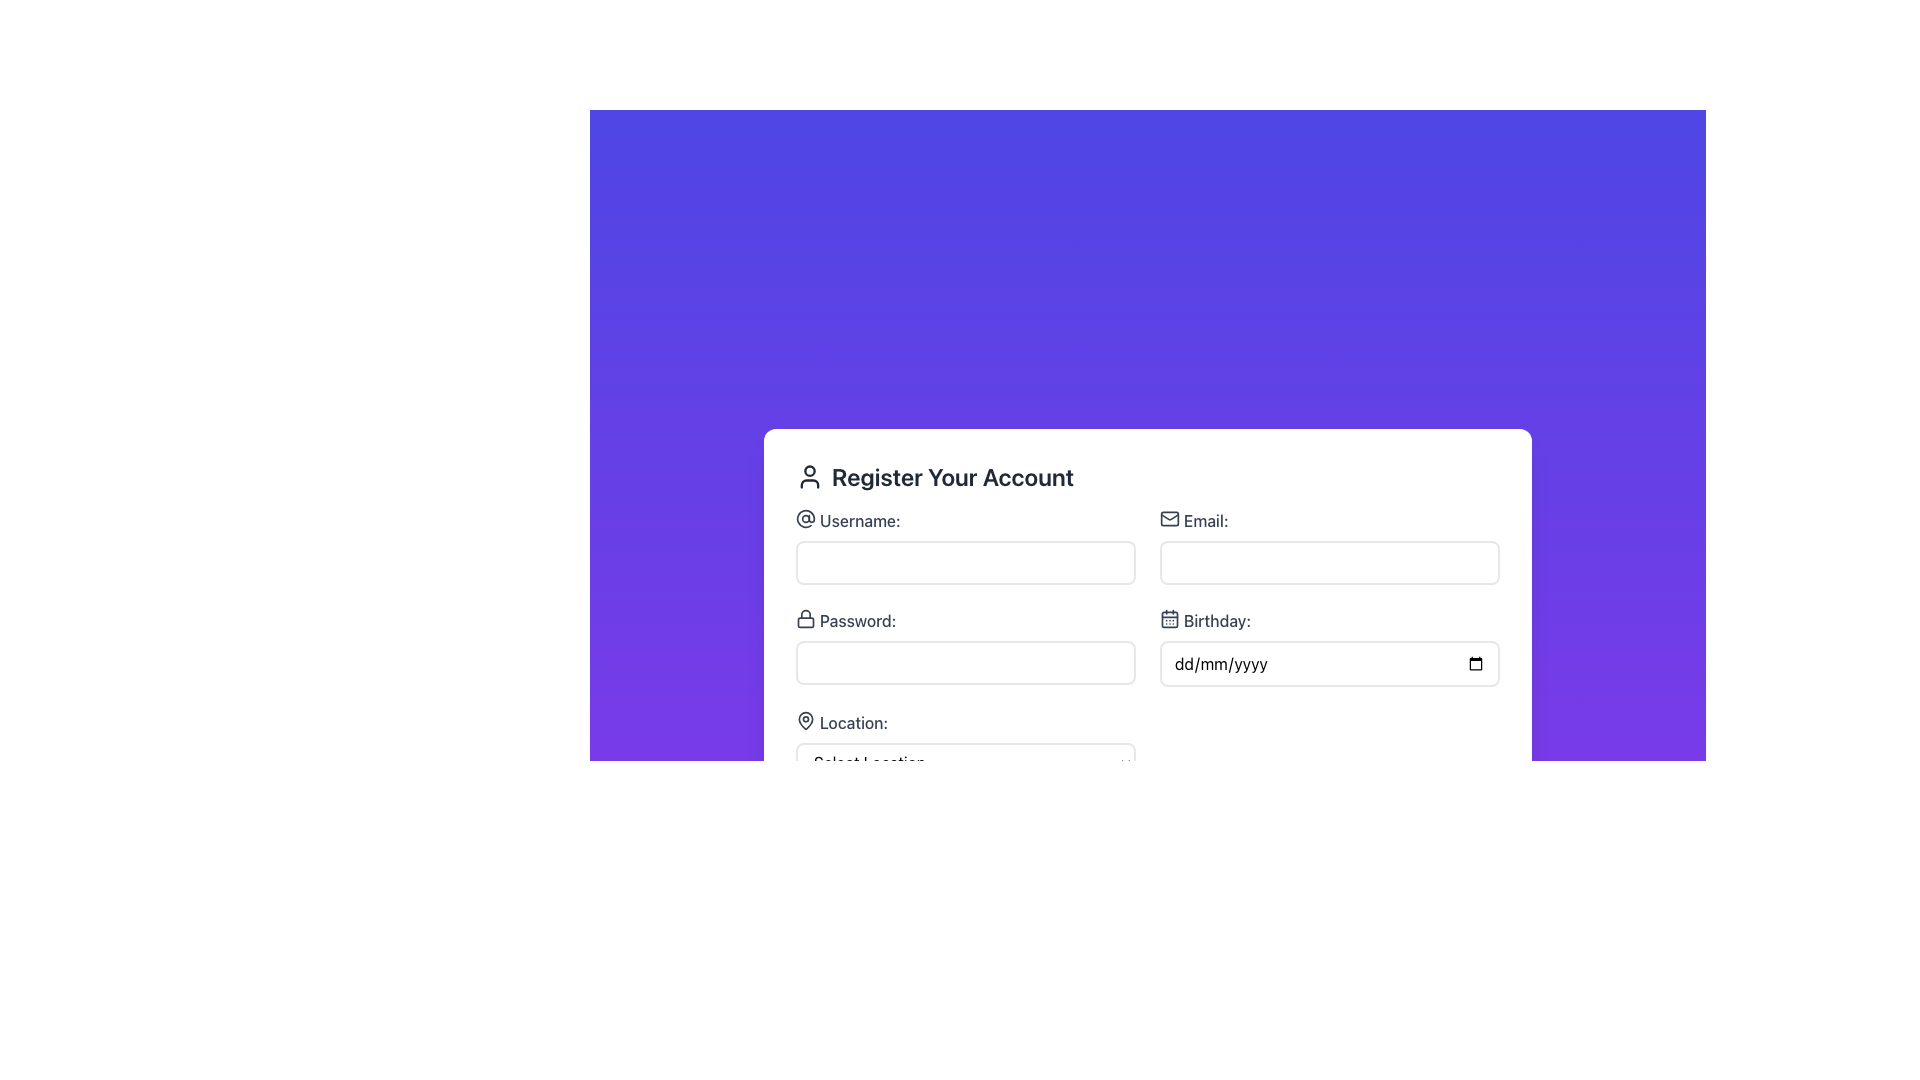 Image resolution: width=1920 pixels, height=1080 pixels. I want to click on the small gray calendar icon located to the left of the 'Birthday:' text field, so click(1170, 617).